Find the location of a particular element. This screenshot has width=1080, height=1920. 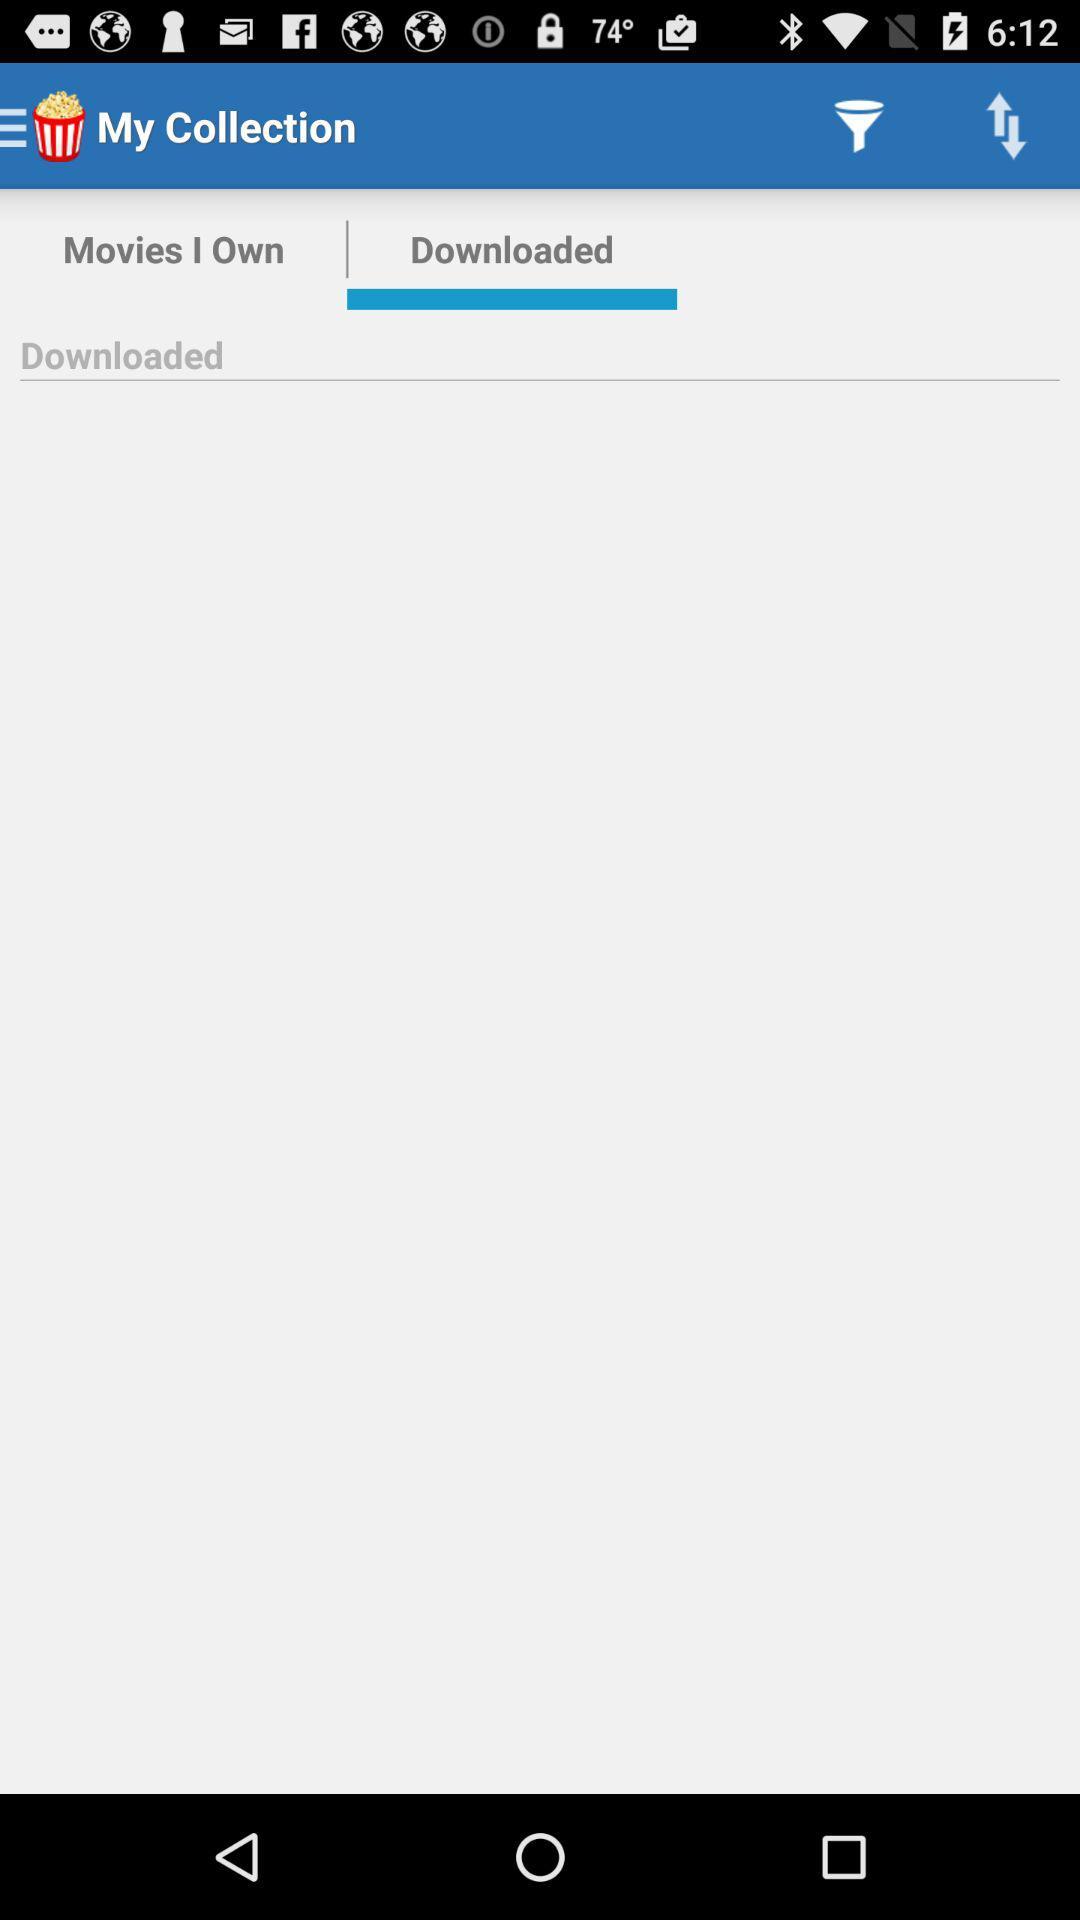

the icon to the right of movies i own is located at coordinates (511, 248).